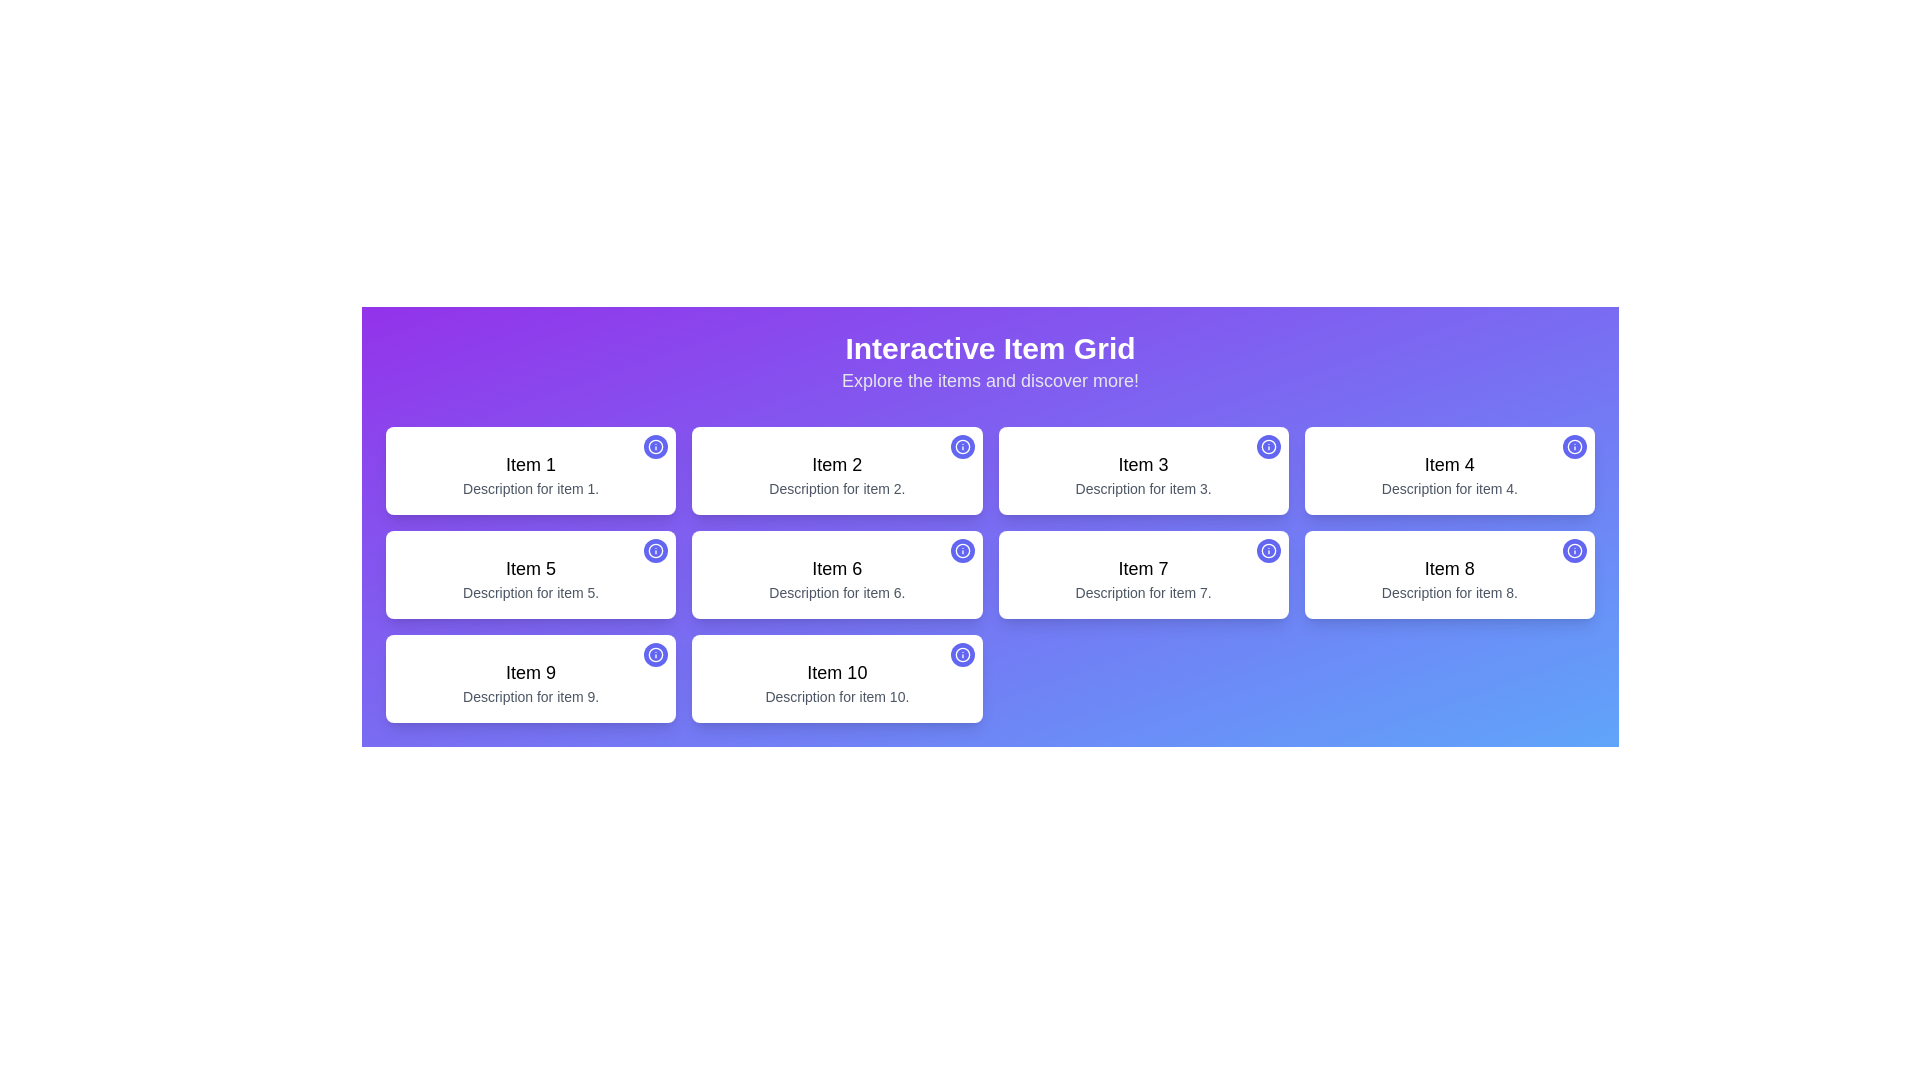 The height and width of the screenshot is (1080, 1920). Describe the element at coordinates (1267, 446) in the screenshot. I see `the circular information icon with an 'i' symbol at its center, located at the top-right corner of the 'Item 3' card` at that location.